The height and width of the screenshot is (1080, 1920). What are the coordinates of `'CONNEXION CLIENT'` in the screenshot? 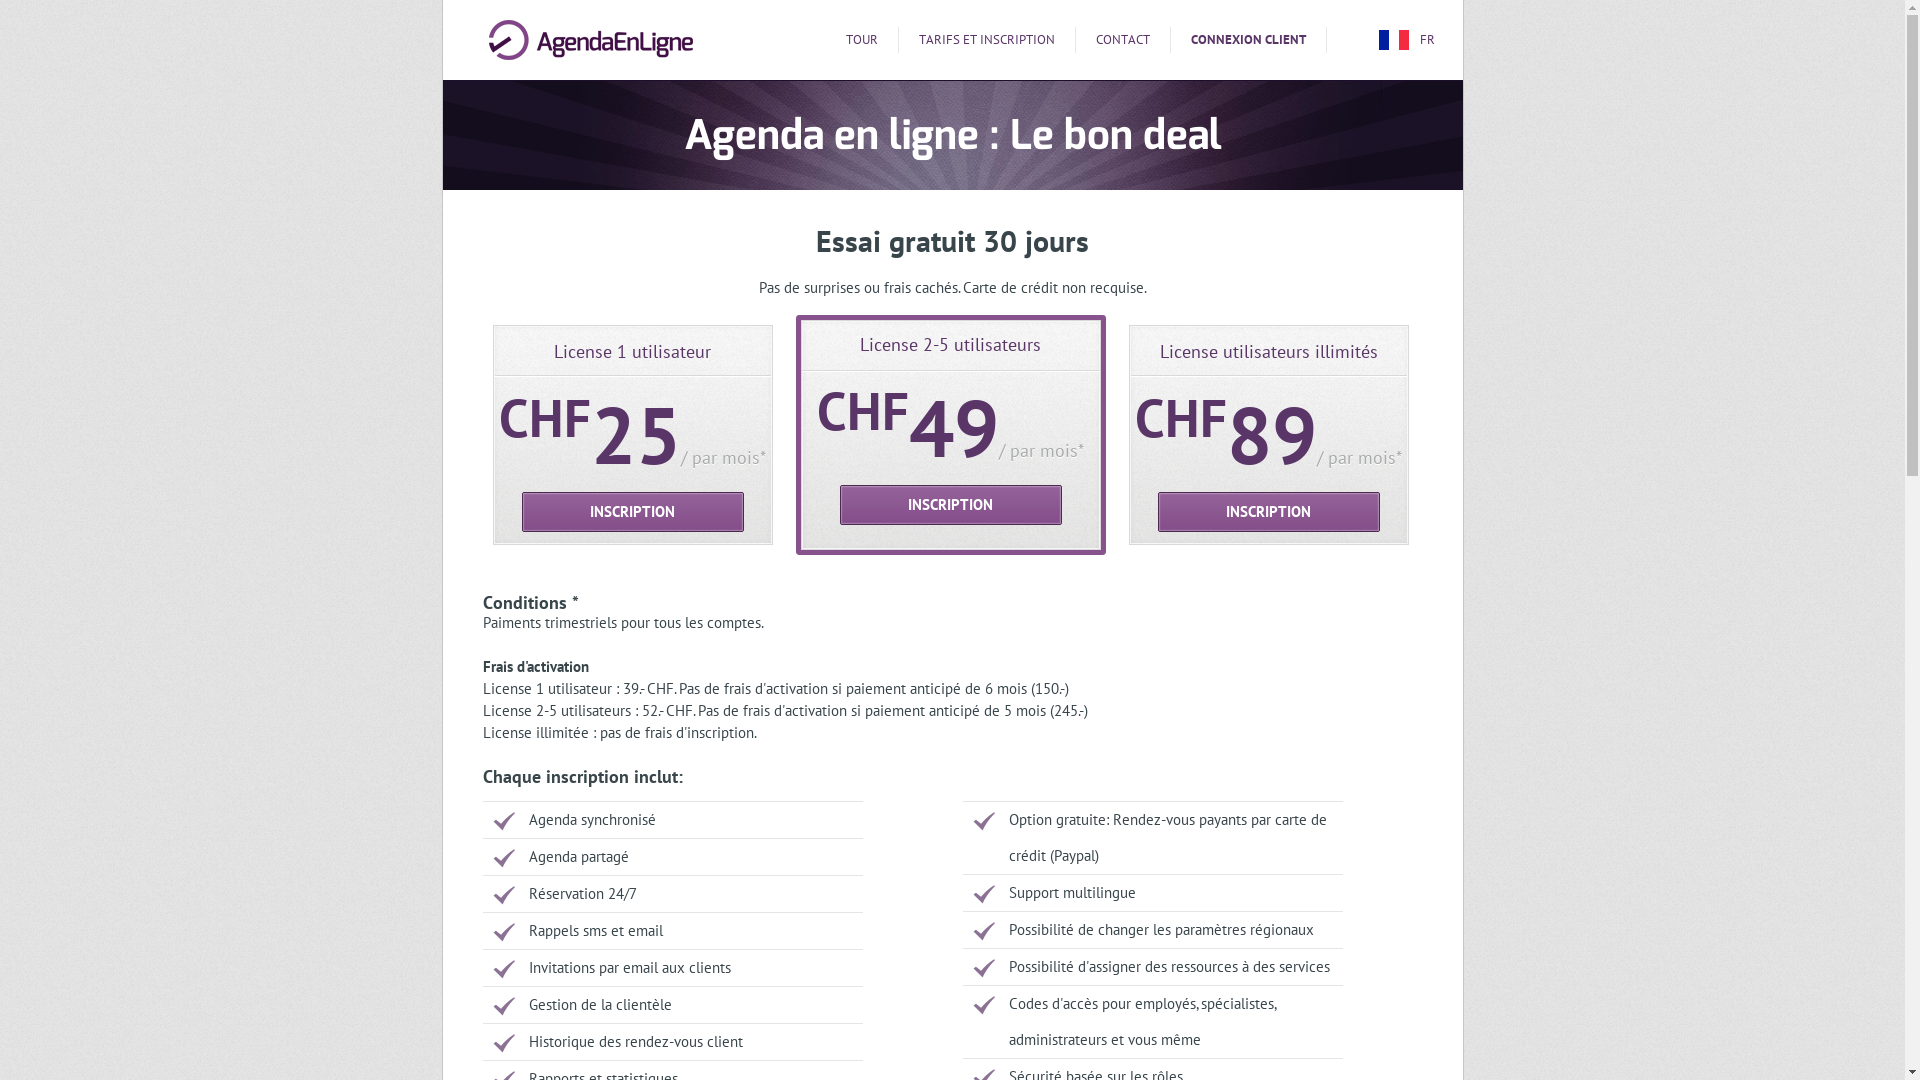 It's located at (1247, 39).